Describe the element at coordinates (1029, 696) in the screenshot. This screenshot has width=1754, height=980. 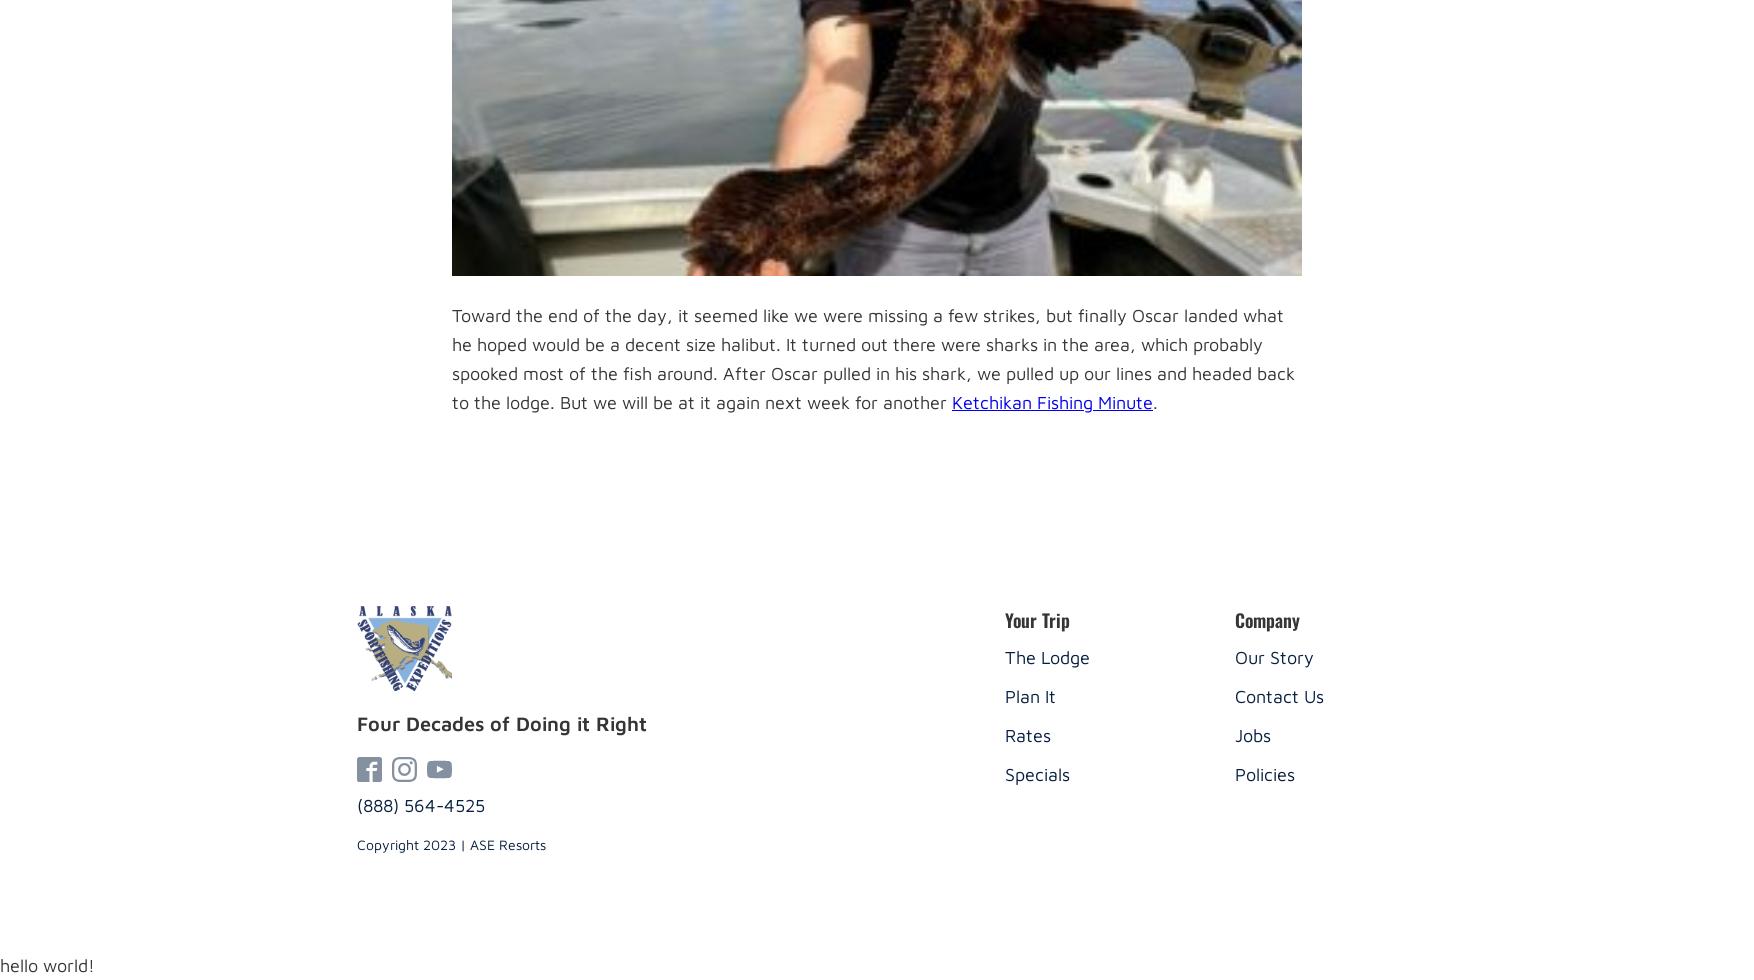
I see `'Plan It'` at that location.